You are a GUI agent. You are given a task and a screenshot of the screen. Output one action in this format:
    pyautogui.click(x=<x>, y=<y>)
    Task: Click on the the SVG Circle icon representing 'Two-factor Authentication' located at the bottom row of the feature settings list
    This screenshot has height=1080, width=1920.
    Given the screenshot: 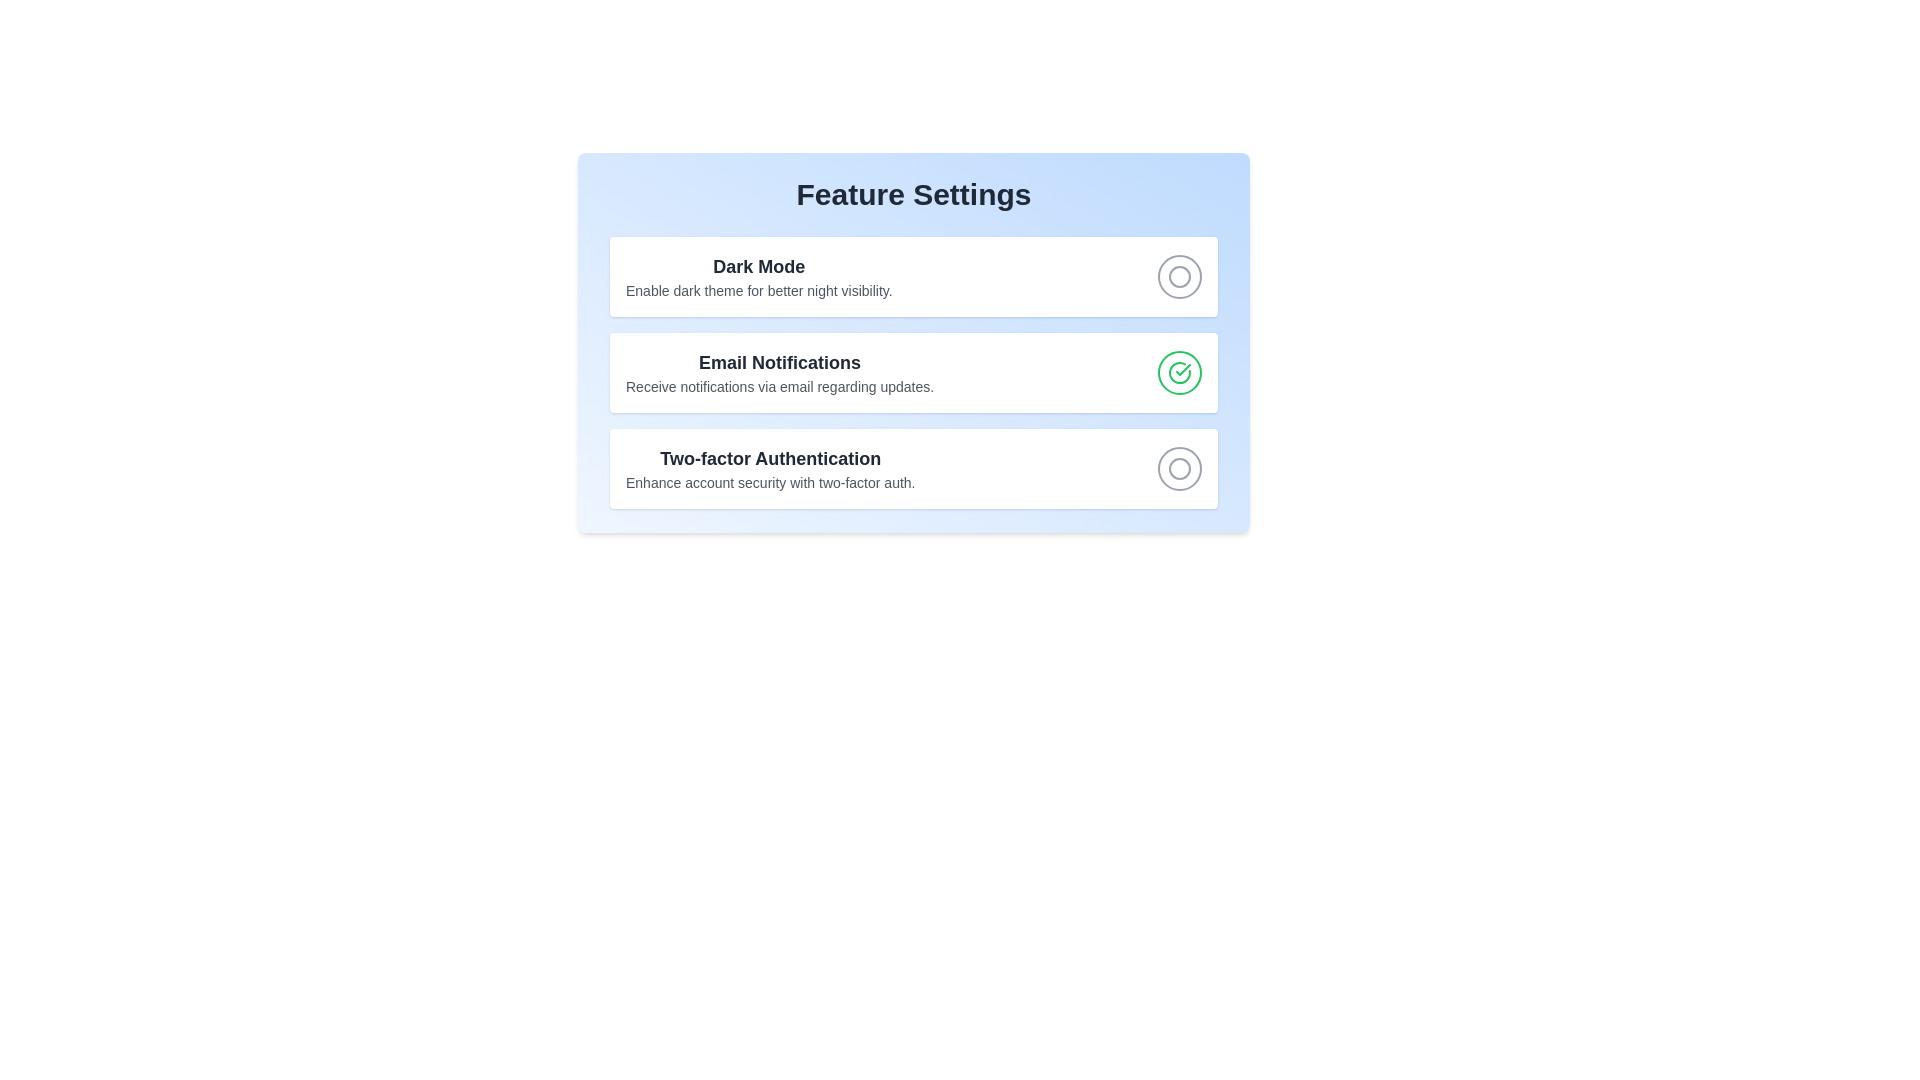 What is the action you would take?
    pyautogui.click(x=1180, y=469)
    